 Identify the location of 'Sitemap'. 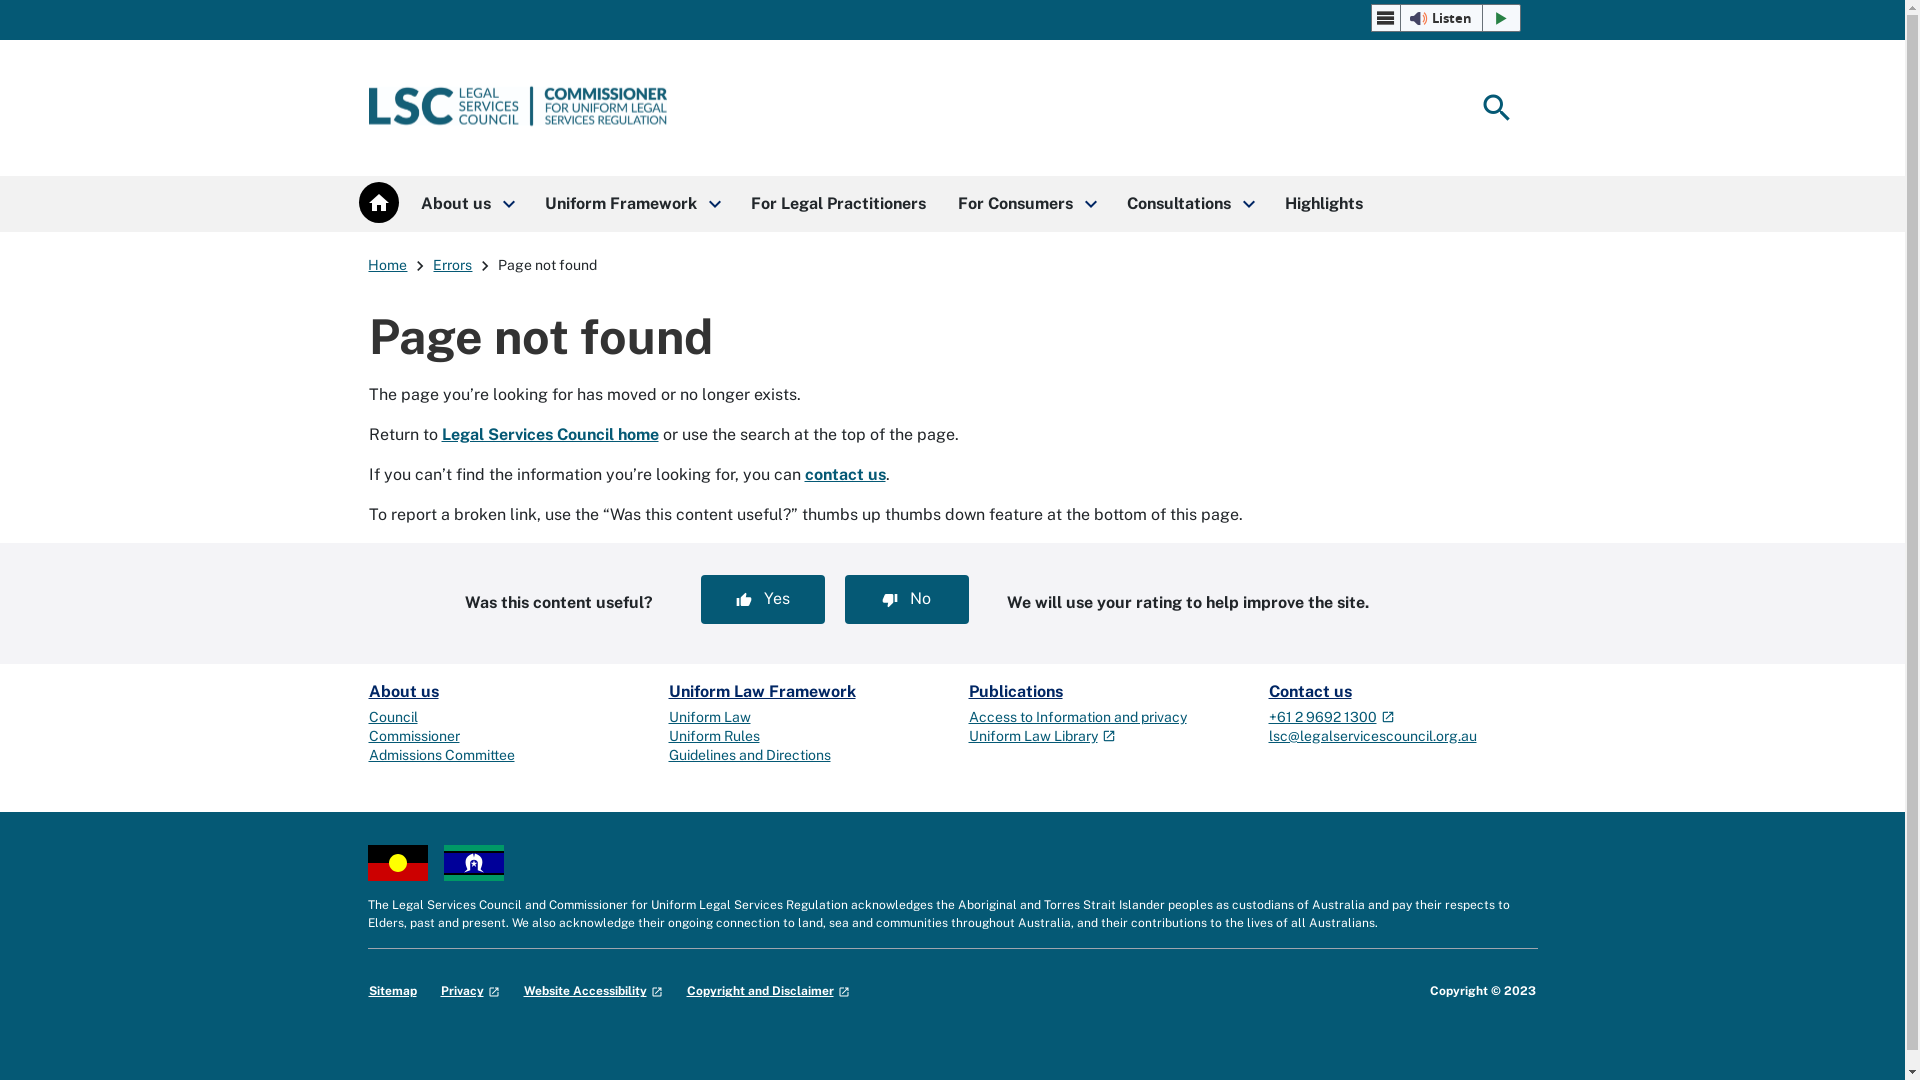
(392, 991).